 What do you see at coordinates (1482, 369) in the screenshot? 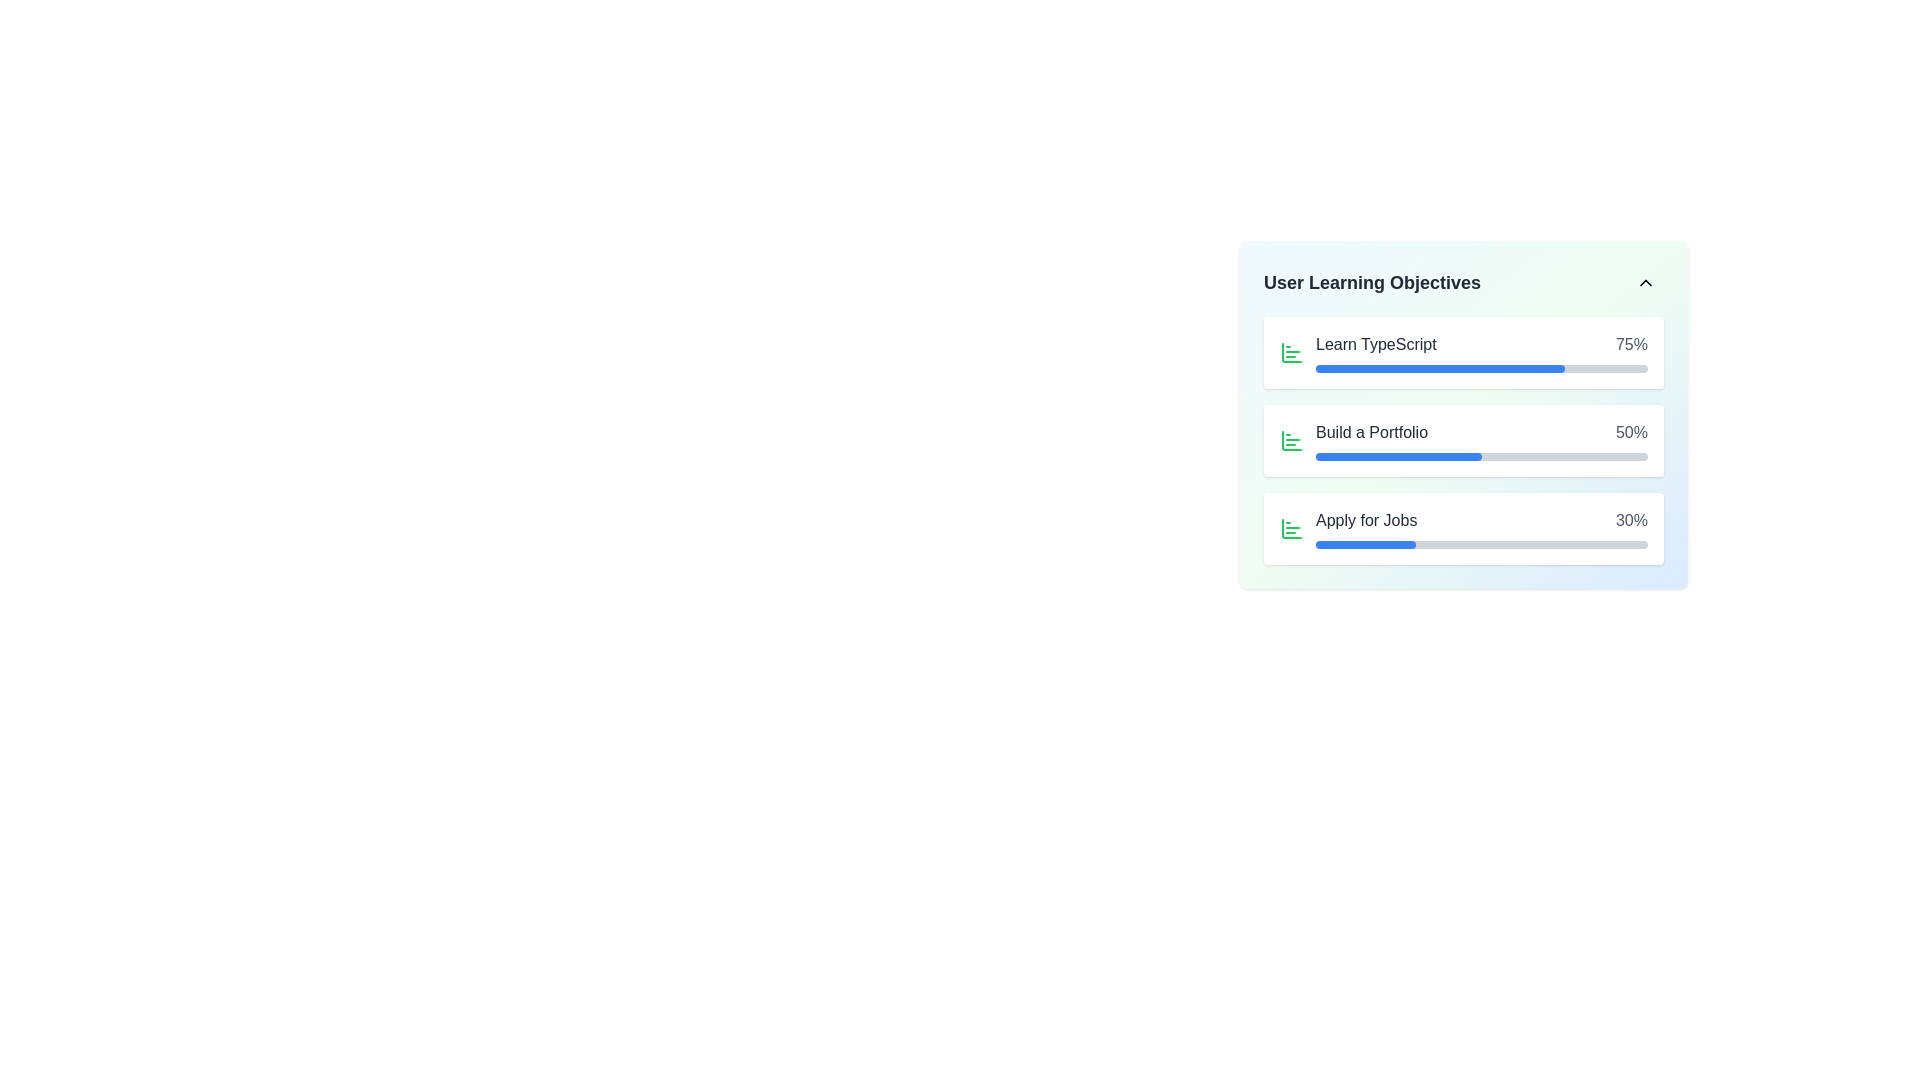
I see `the Progress bar indicating 75% completion for the 'Learn TypeScript' learning goal located below its label in the 'User Learning Objectives' section` at bounding box center [1482, 369].